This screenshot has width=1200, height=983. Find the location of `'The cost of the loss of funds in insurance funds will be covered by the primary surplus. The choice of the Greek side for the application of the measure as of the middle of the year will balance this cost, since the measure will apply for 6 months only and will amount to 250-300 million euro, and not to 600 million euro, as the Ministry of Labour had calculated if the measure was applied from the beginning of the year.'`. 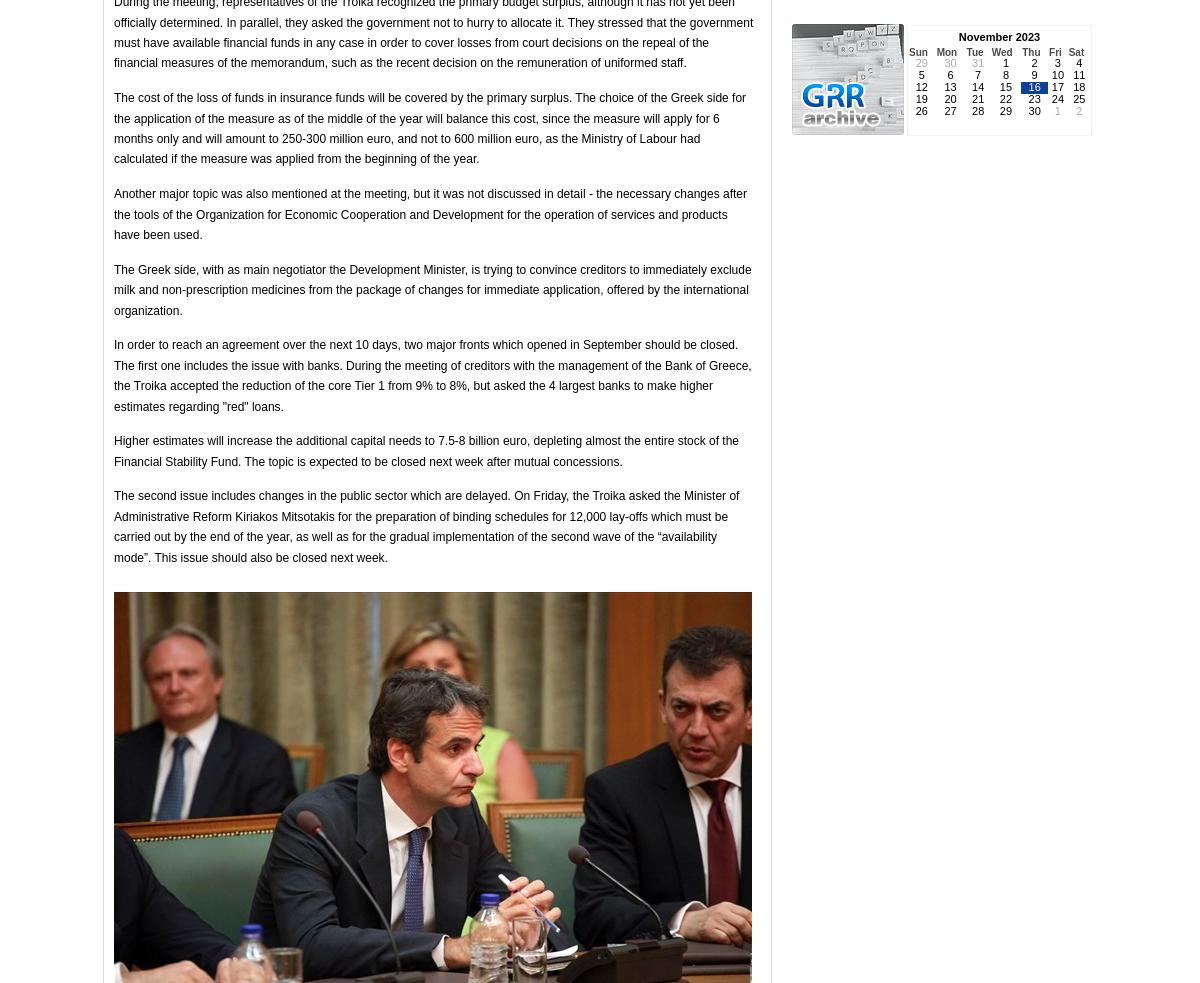

'The cost of the loss of funds in insurance funds will be covered by the primary surplus. The choice of the Greek side for the application of the measure as of the middle of the year will balance this cost, since the measure will apply for 6 months only and will amount to 250-300 million euro, and not to 600 million euro, as the Ministry of Labour had calculated if the measure was applied from the beginning of the year.' is located at coordinates (429, 127).